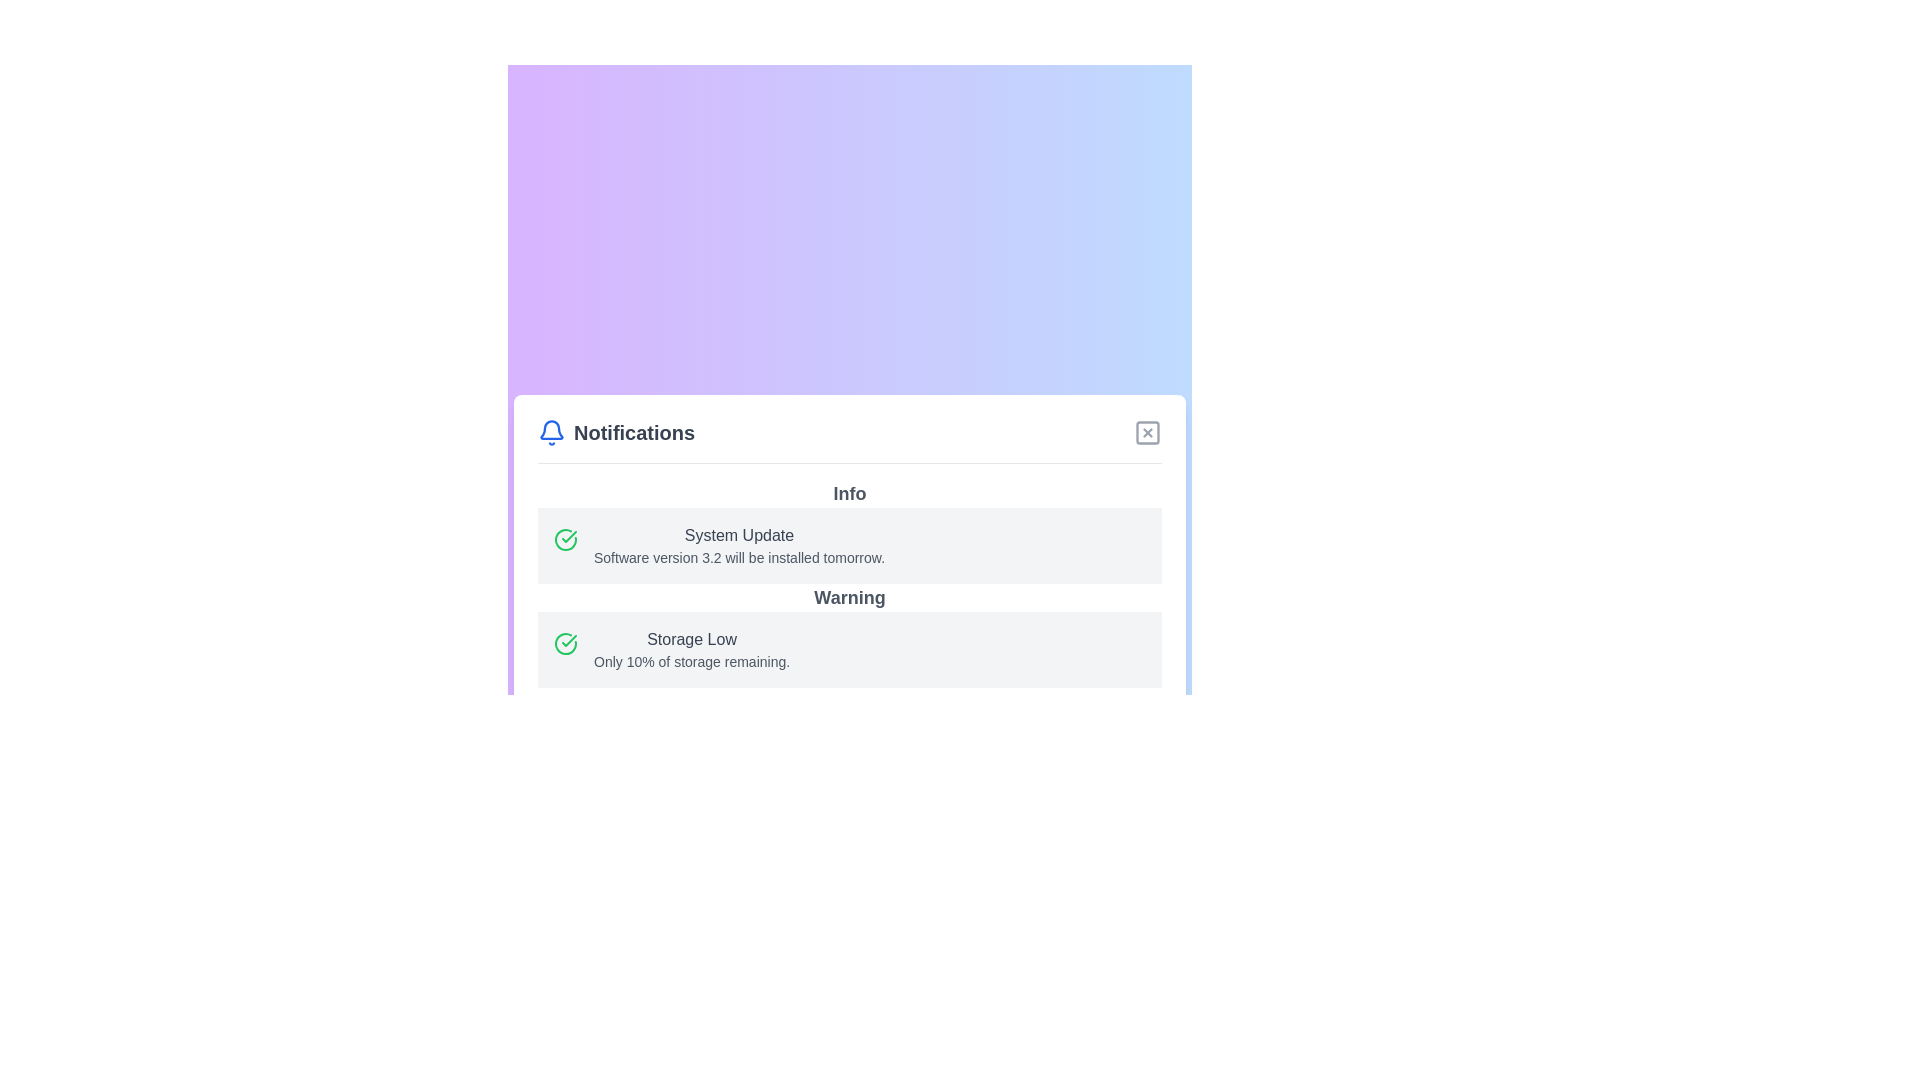 The height and width of the screenshot is (1080, 1920). I want to click on the green circle icon with a checkmark that indicates the 'Storage Low' warning status, located next to the 'Storage Low' text in the 'Warning' notification section, so click(568, 535).